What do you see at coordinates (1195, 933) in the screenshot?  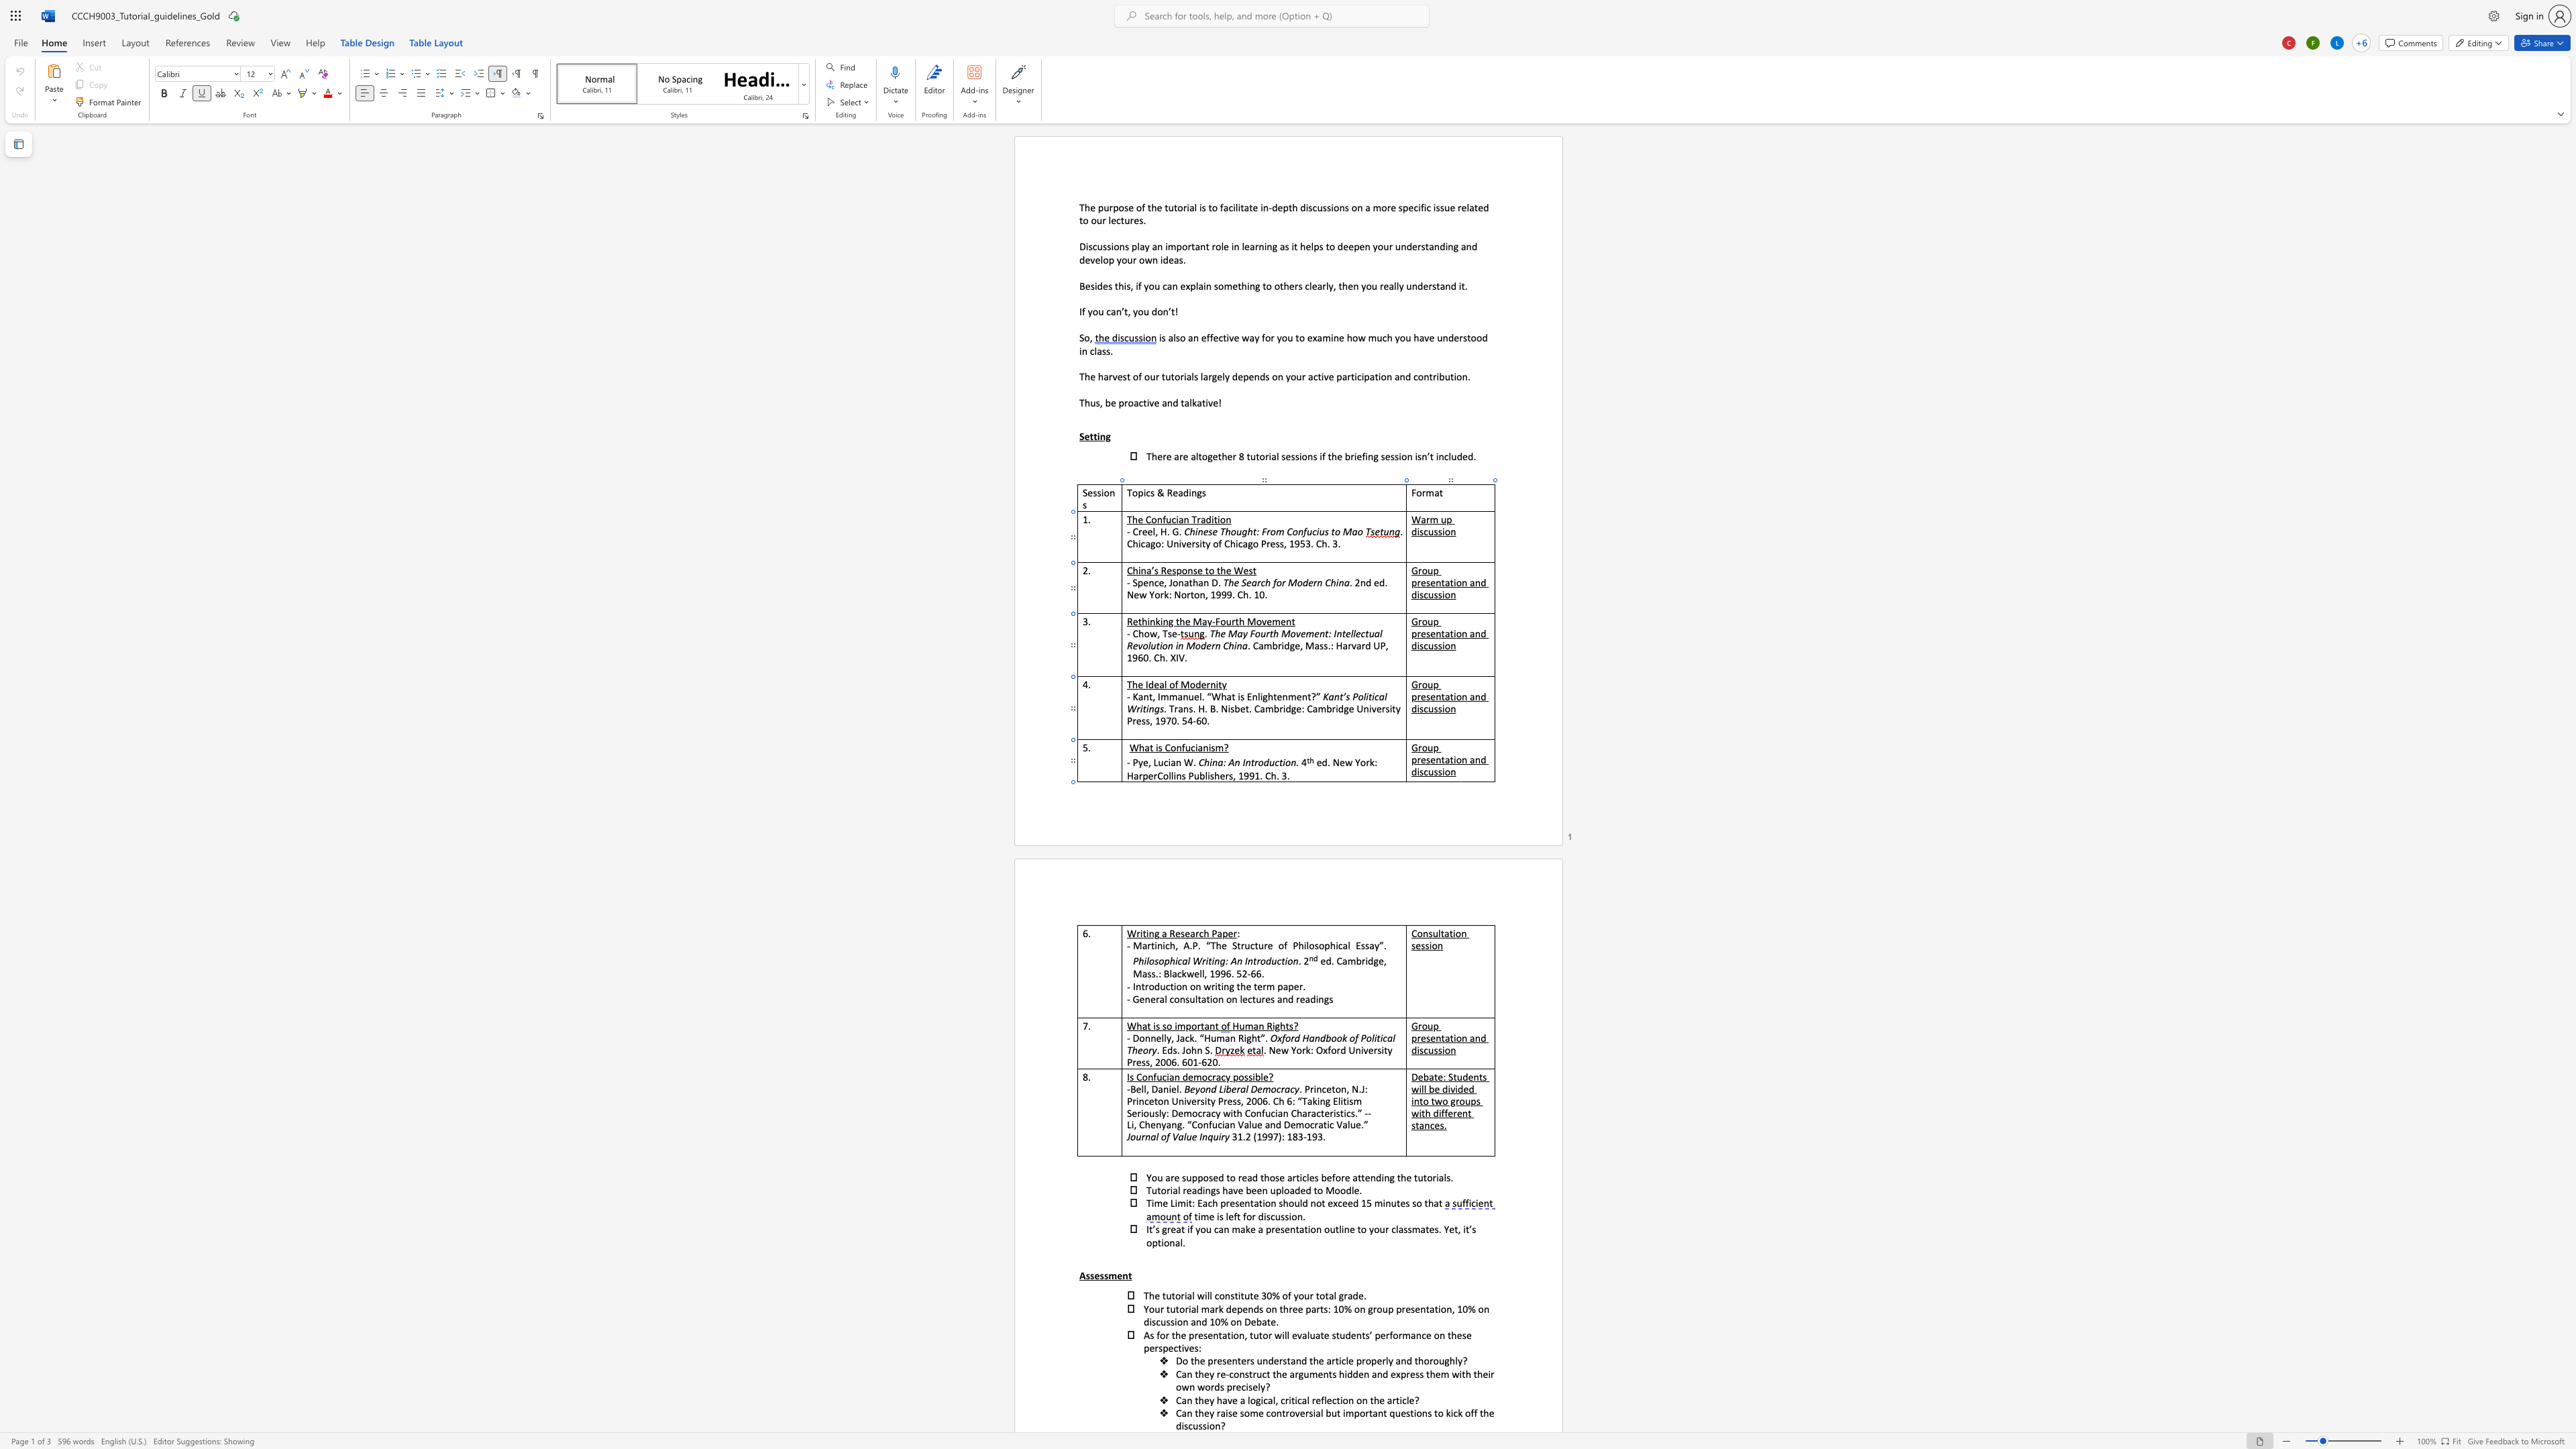 I see `the space between the continuous character "a" and "r" in the text` at bounding box center [1195, 933].